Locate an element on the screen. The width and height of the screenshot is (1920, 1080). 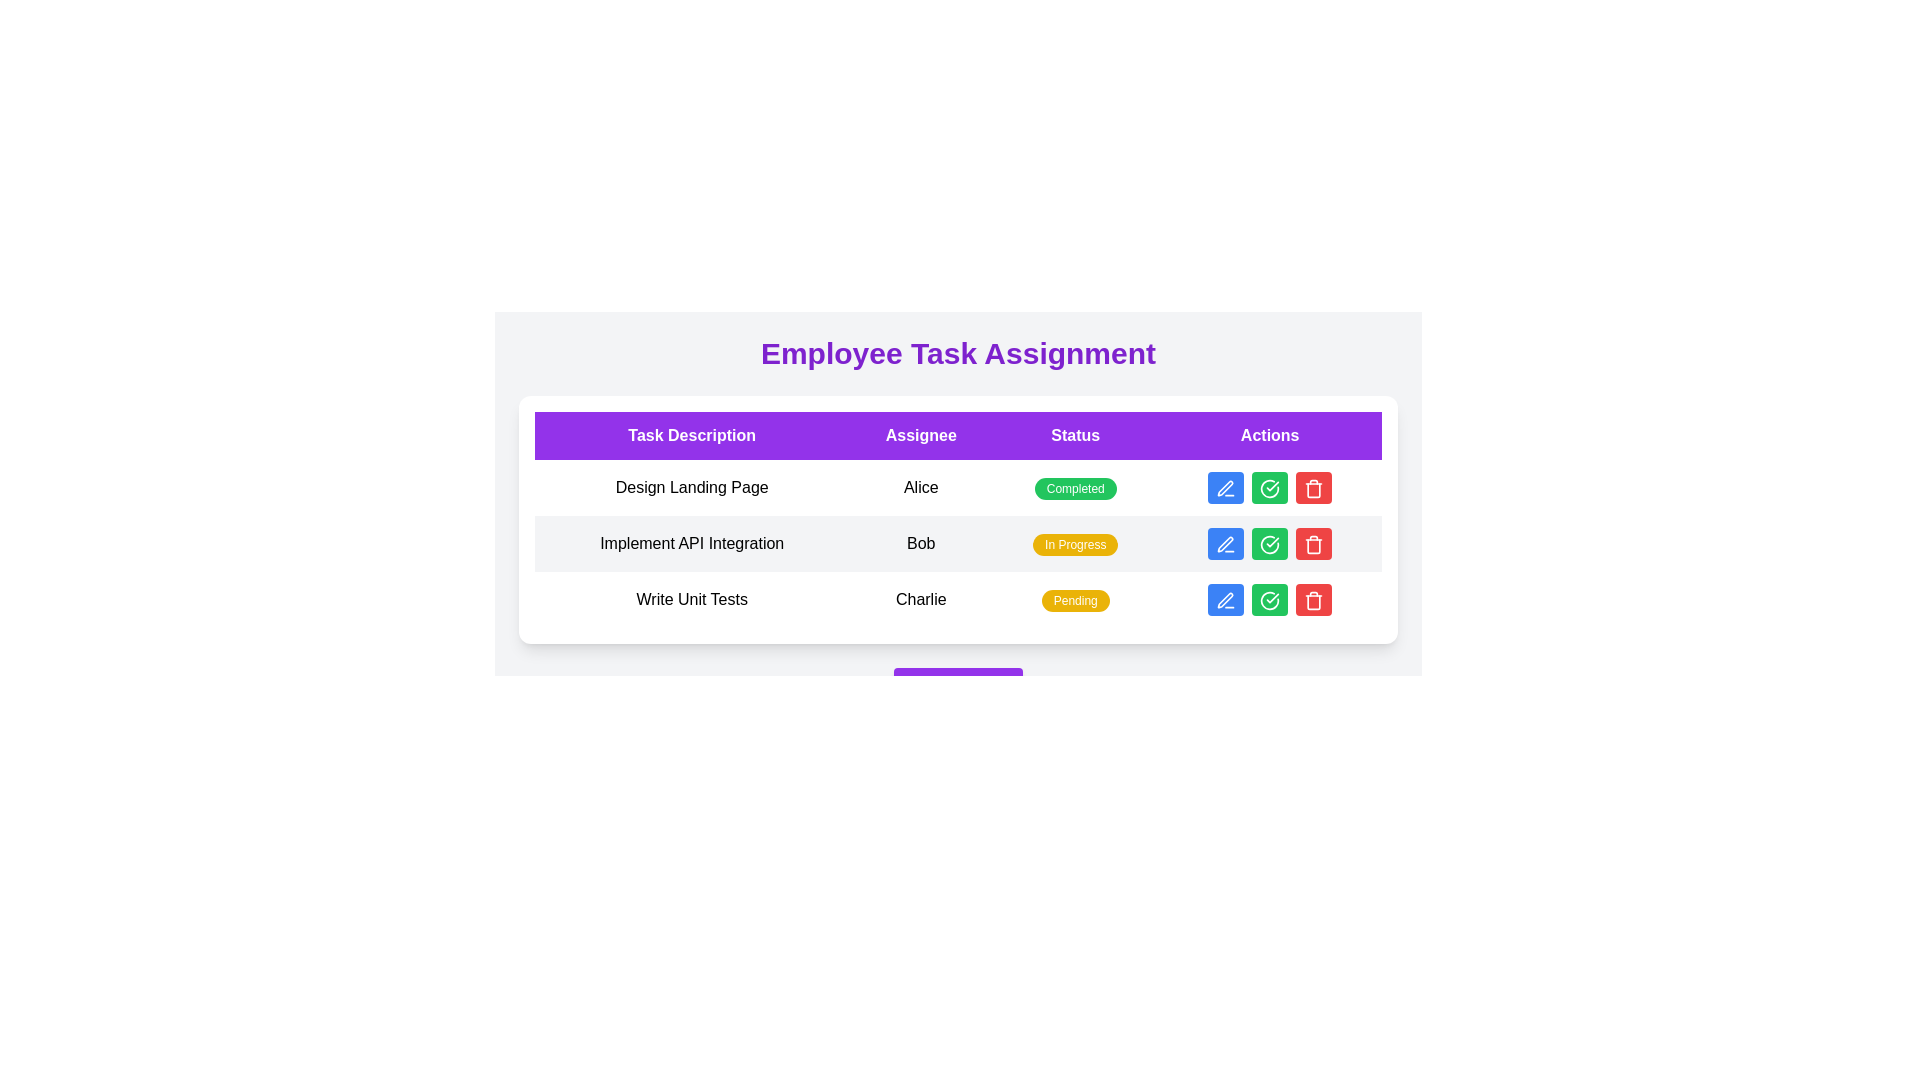
the Status Indicator Badge with yellow background and white text that reads 'In Progress', located in the 'Status' column of the second row in the data table is located at coordinates (1074, 544).